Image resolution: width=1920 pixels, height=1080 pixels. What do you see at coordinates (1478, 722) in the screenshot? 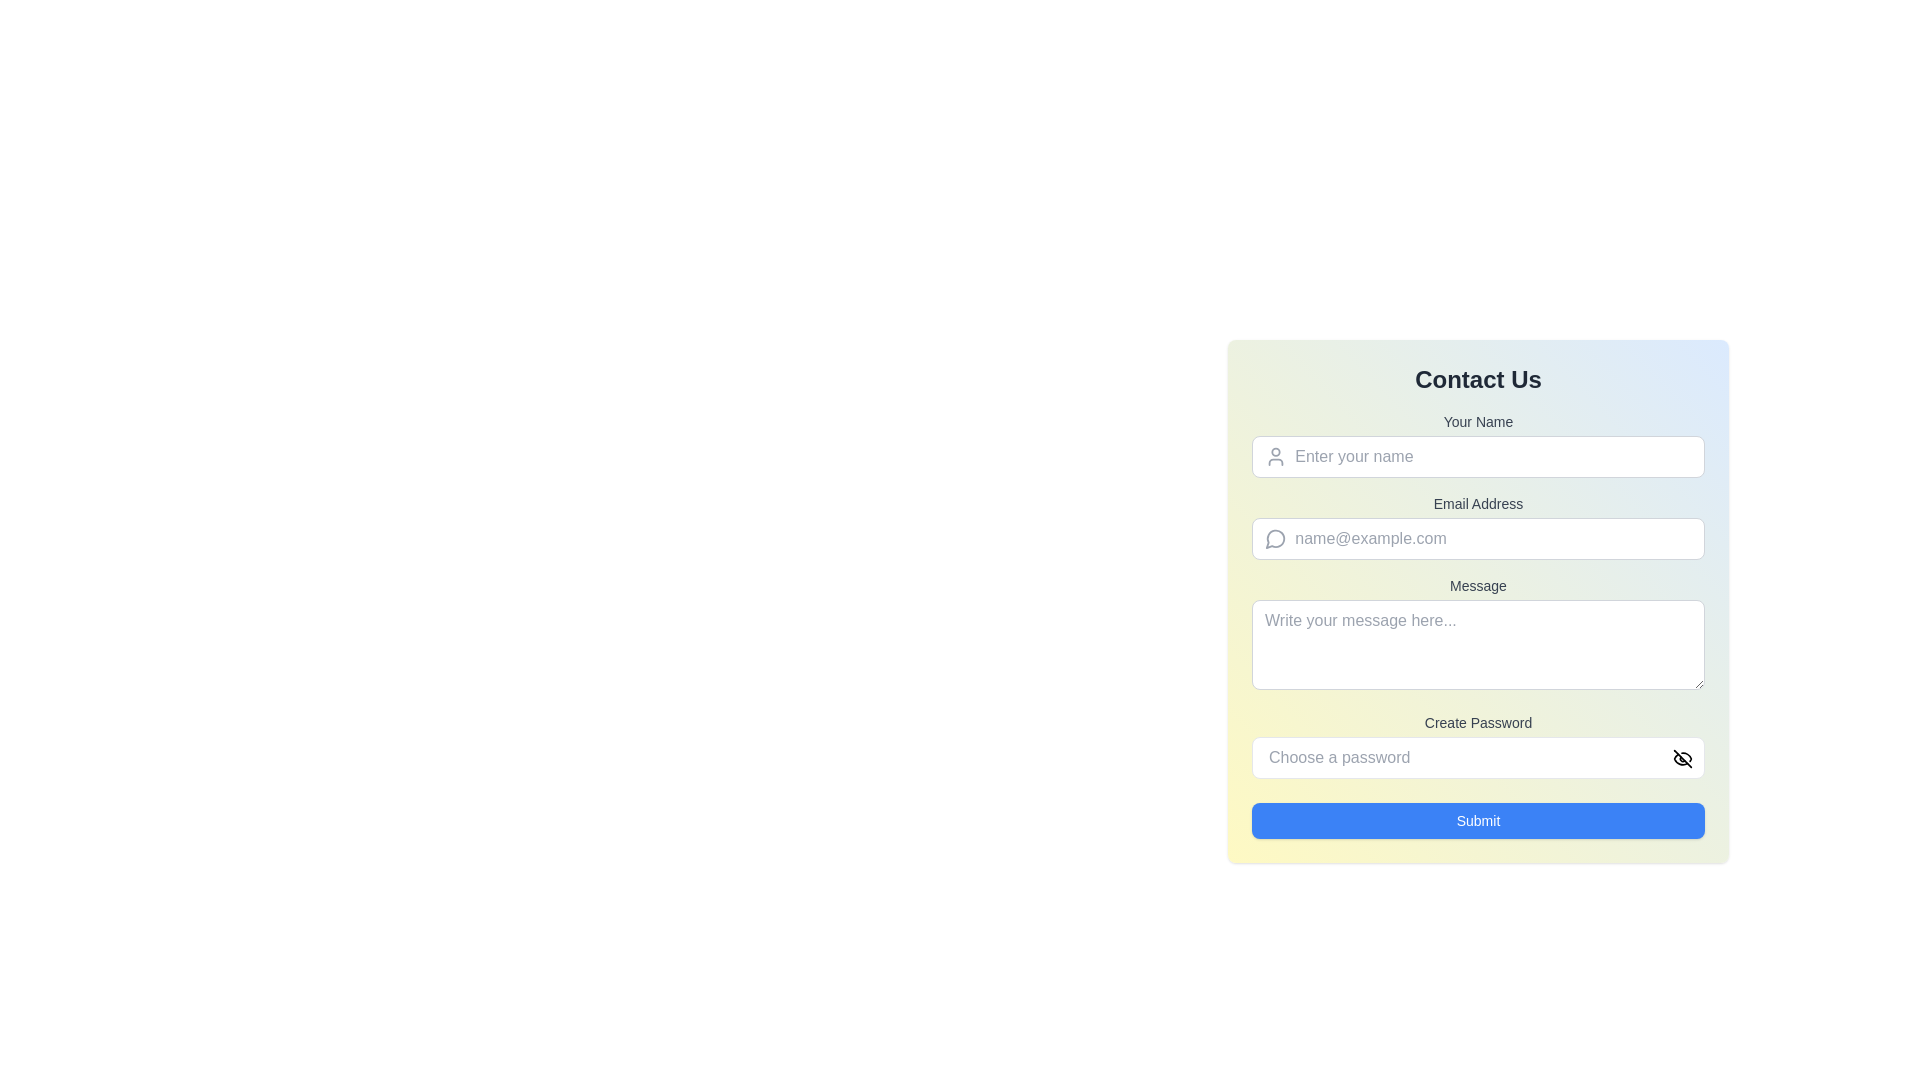
I see `the static text label that provides guidance for the password input field, located beneath the 'Message' input field` at bounding box center [1478, 722].